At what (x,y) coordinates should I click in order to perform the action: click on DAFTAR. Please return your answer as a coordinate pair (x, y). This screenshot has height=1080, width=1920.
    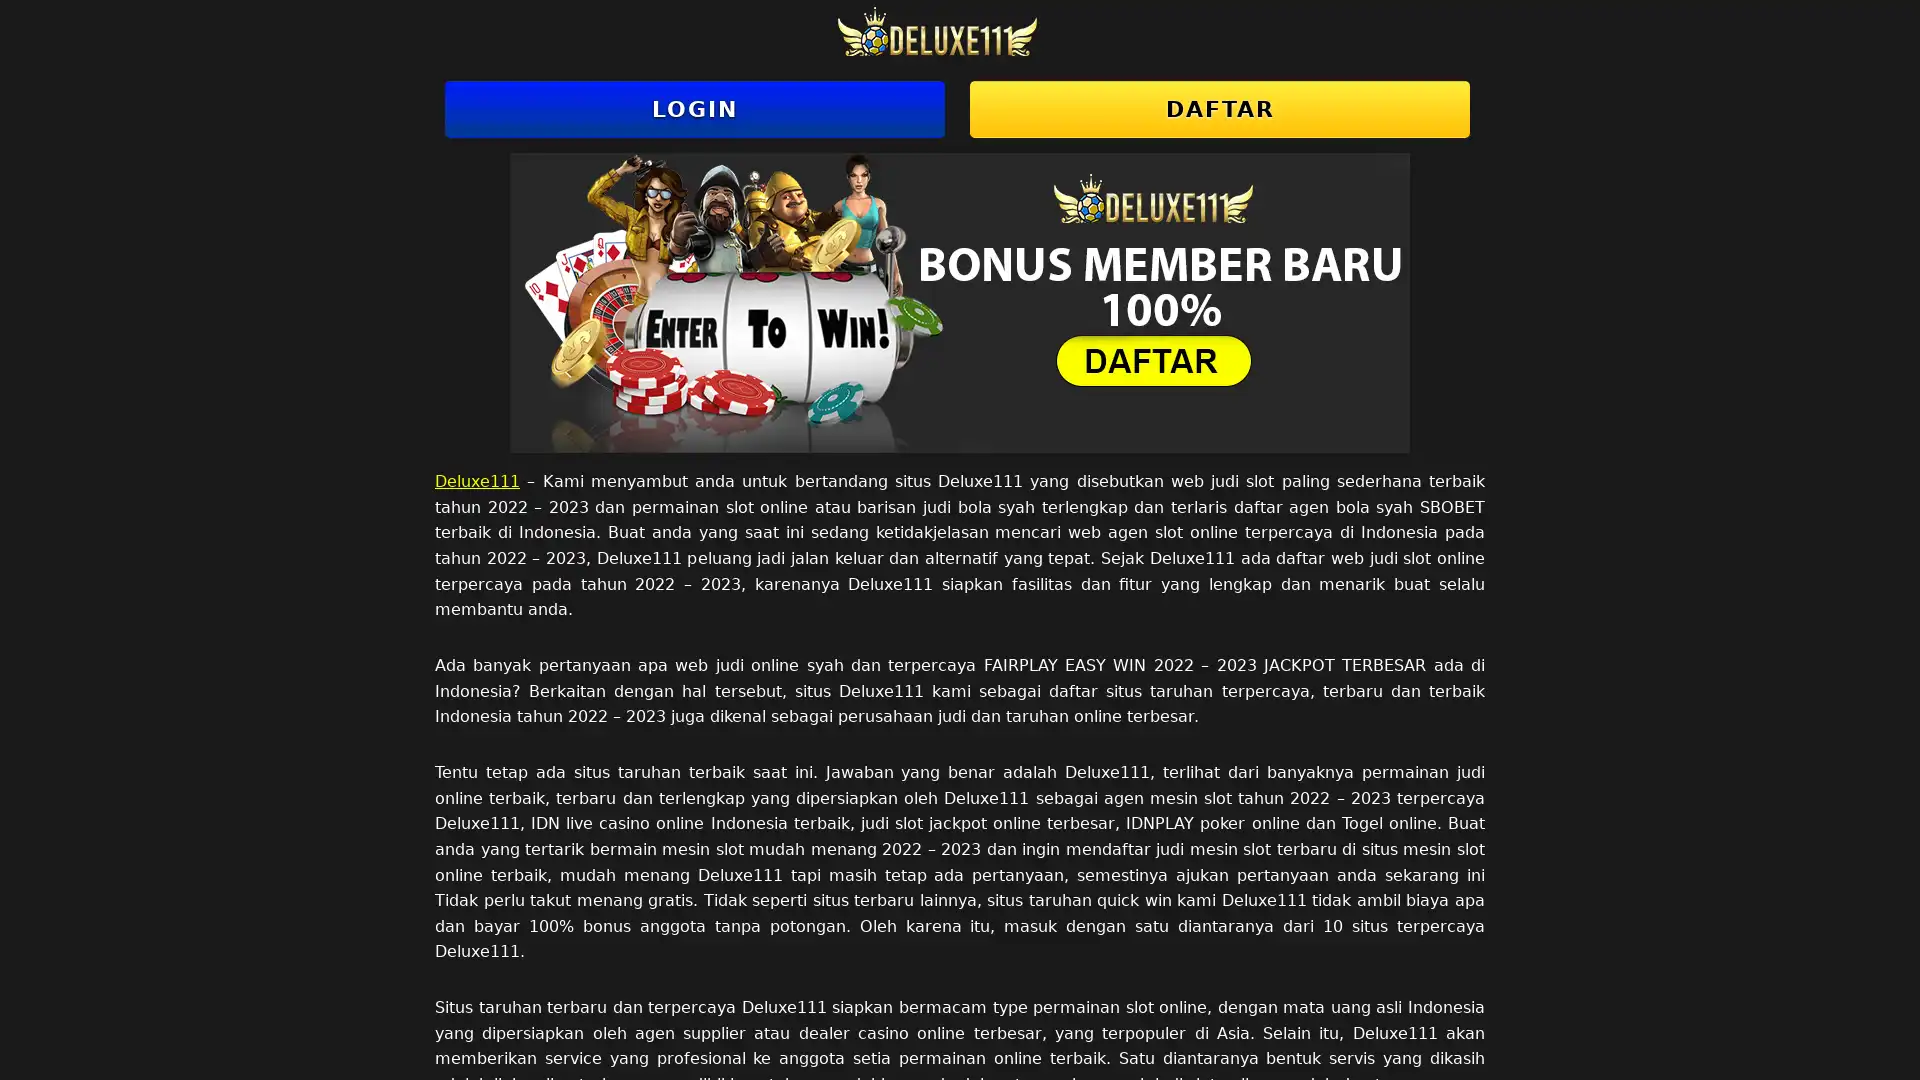
    Looking at the image, I should click on (1218, 109).